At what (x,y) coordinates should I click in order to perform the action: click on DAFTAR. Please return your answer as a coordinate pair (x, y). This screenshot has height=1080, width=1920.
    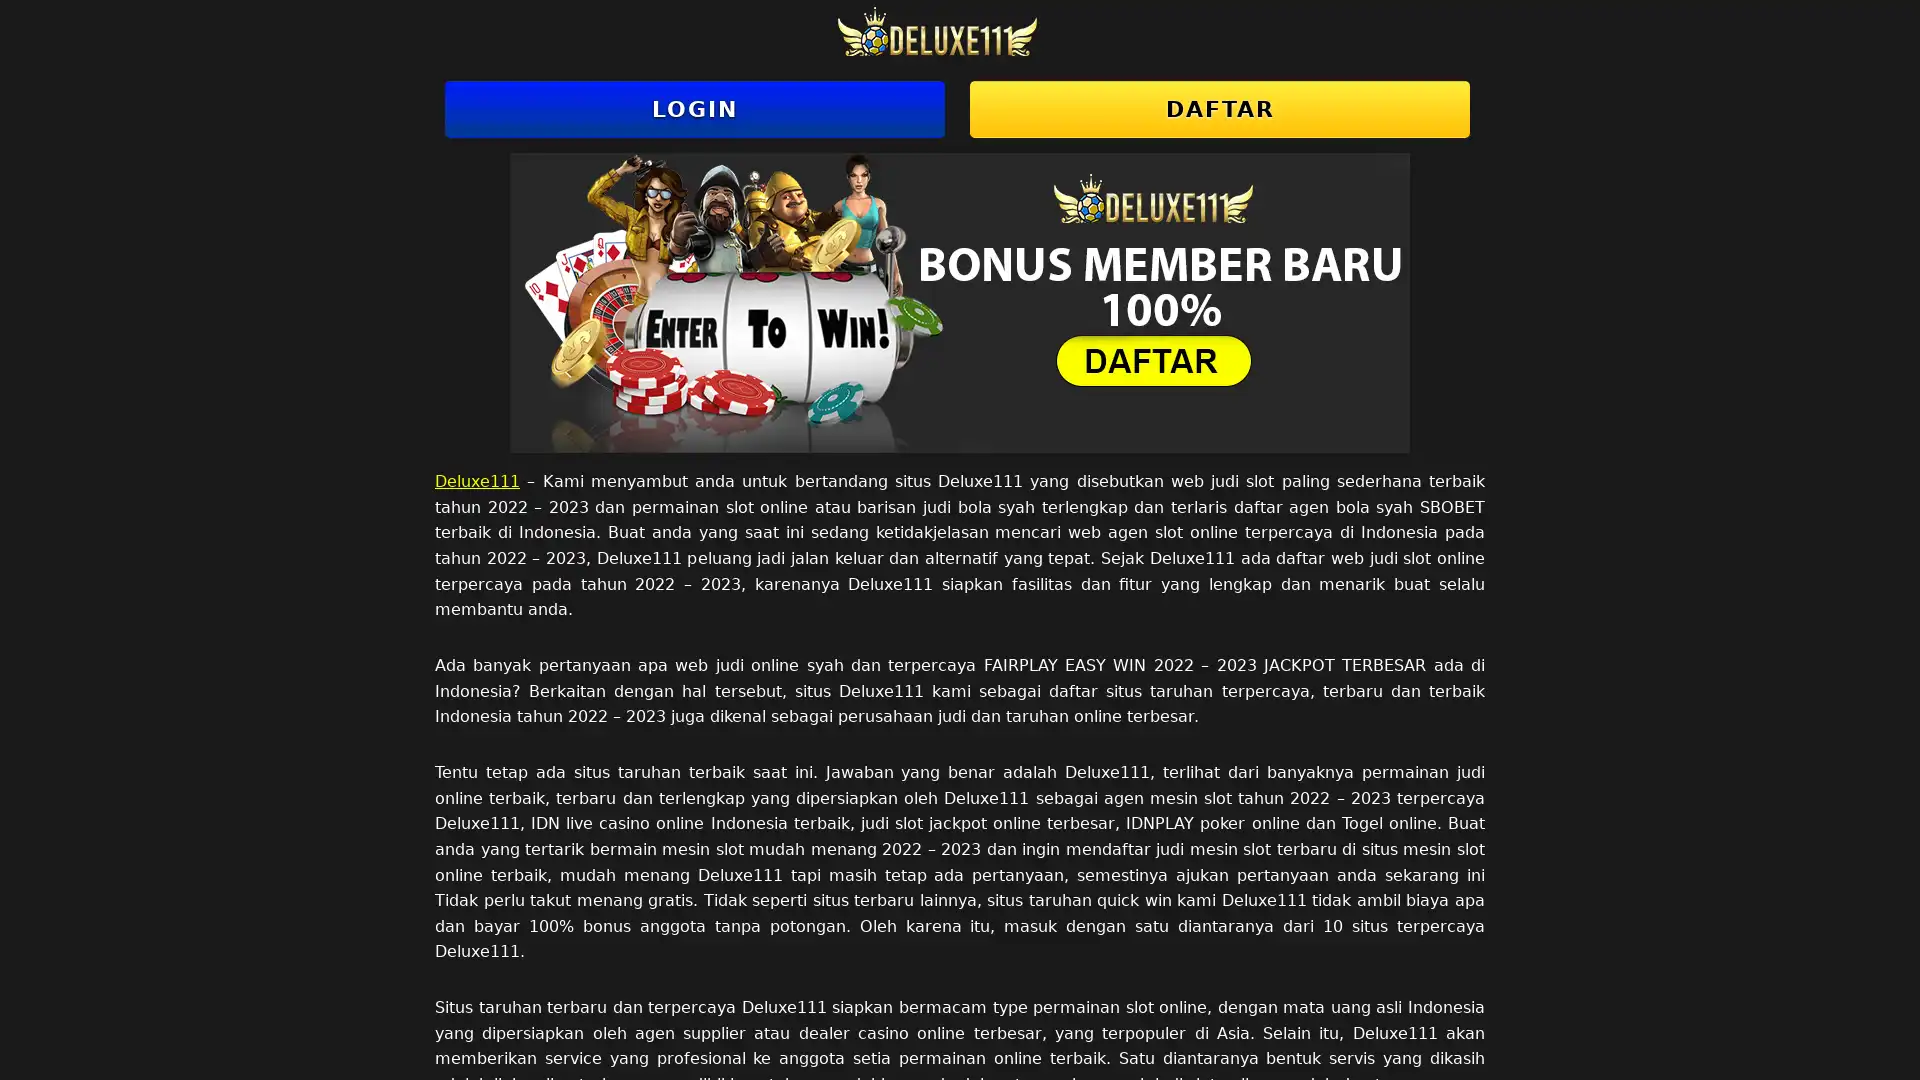
    Looking at the image, I should click on (1218, 109).